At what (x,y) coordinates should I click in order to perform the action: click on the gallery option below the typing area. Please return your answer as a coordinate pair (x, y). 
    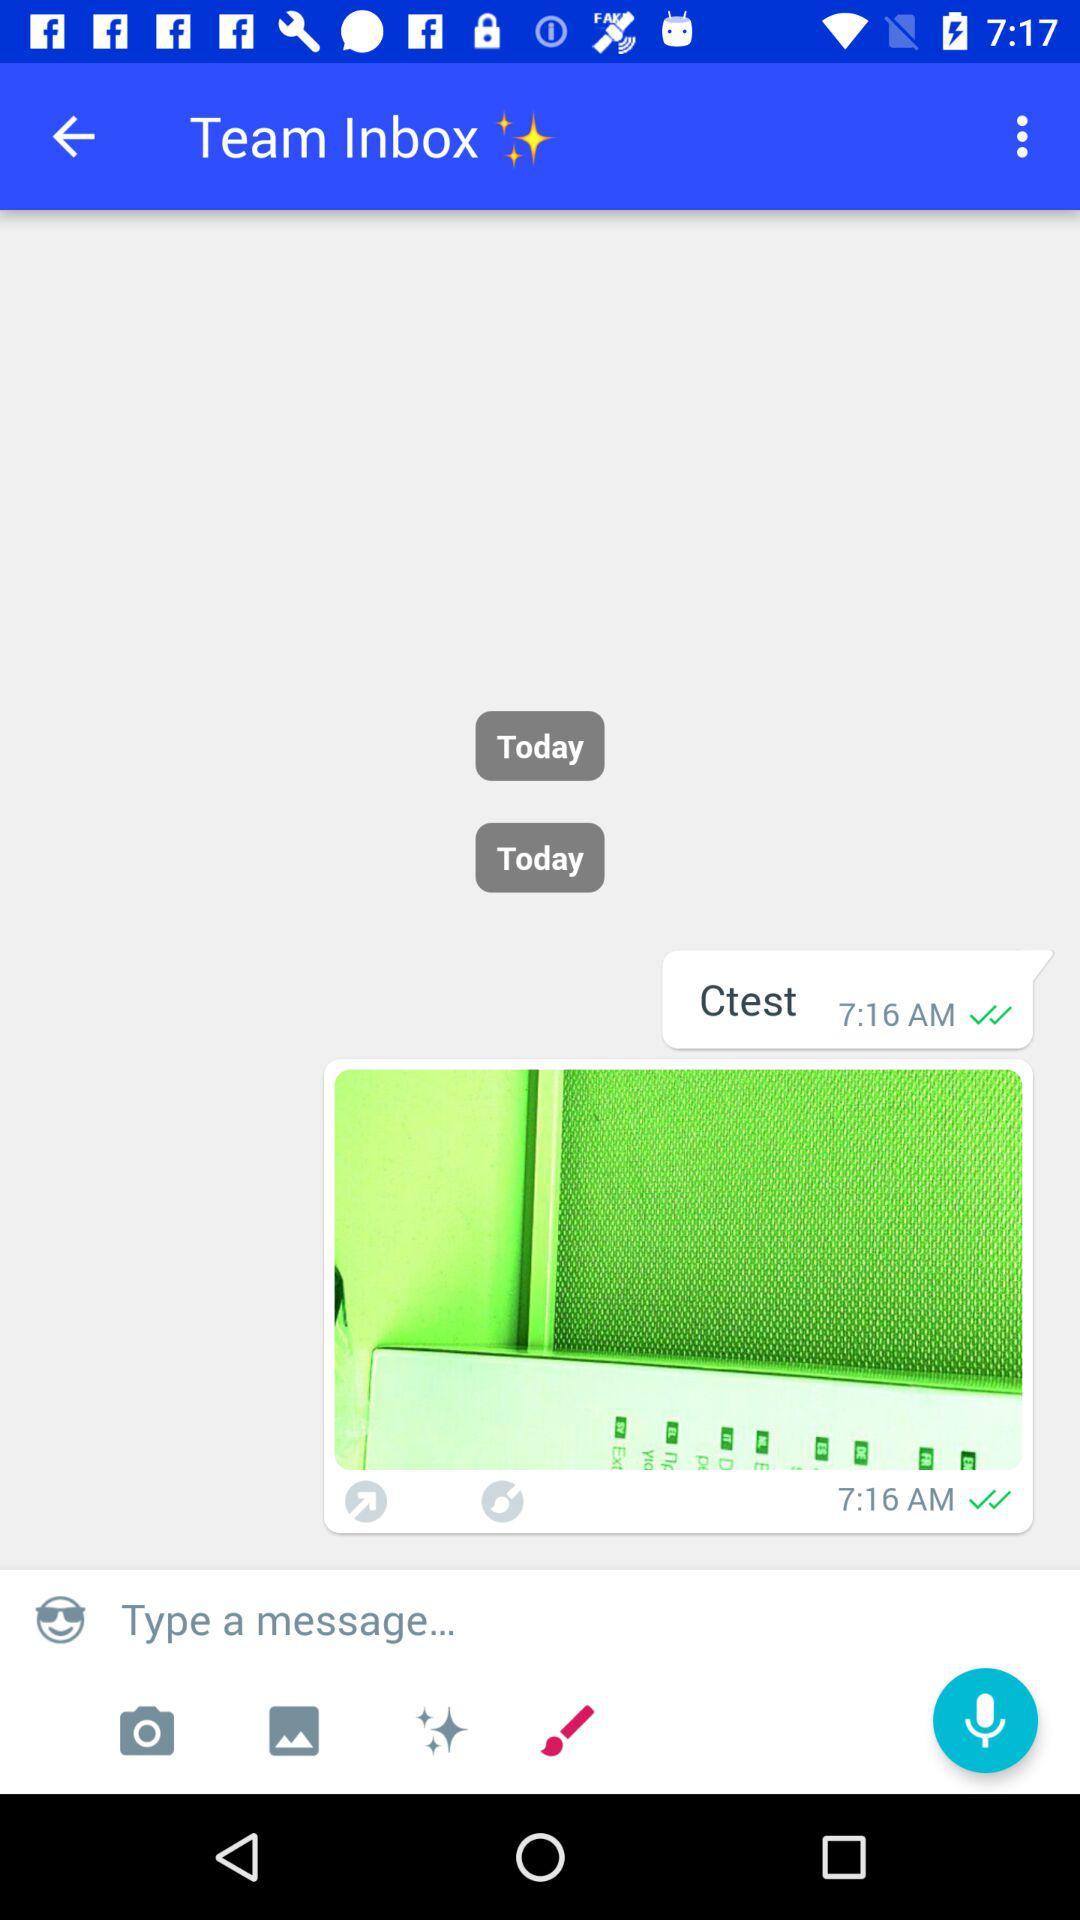
    Looking at the image, I should click on (293, 1730).